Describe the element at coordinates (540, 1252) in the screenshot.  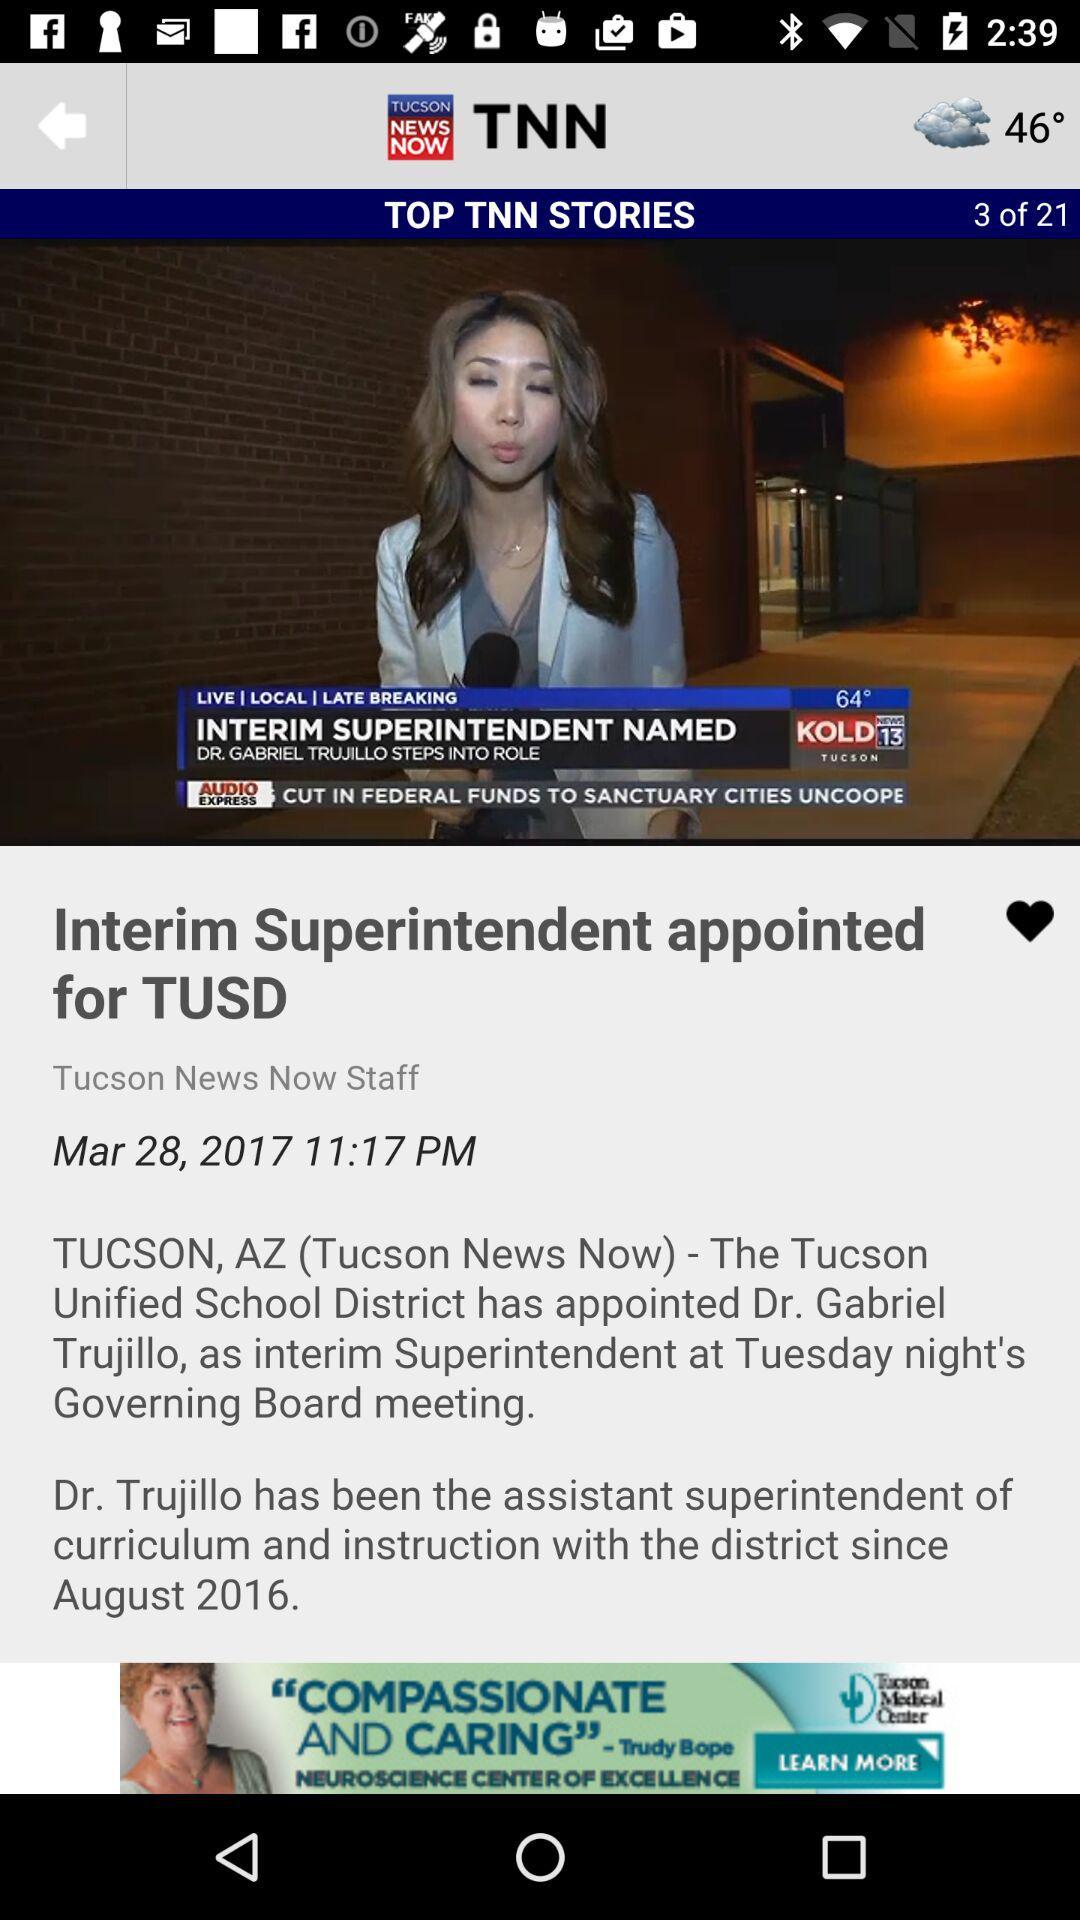
I see `transcript of article` at that location.